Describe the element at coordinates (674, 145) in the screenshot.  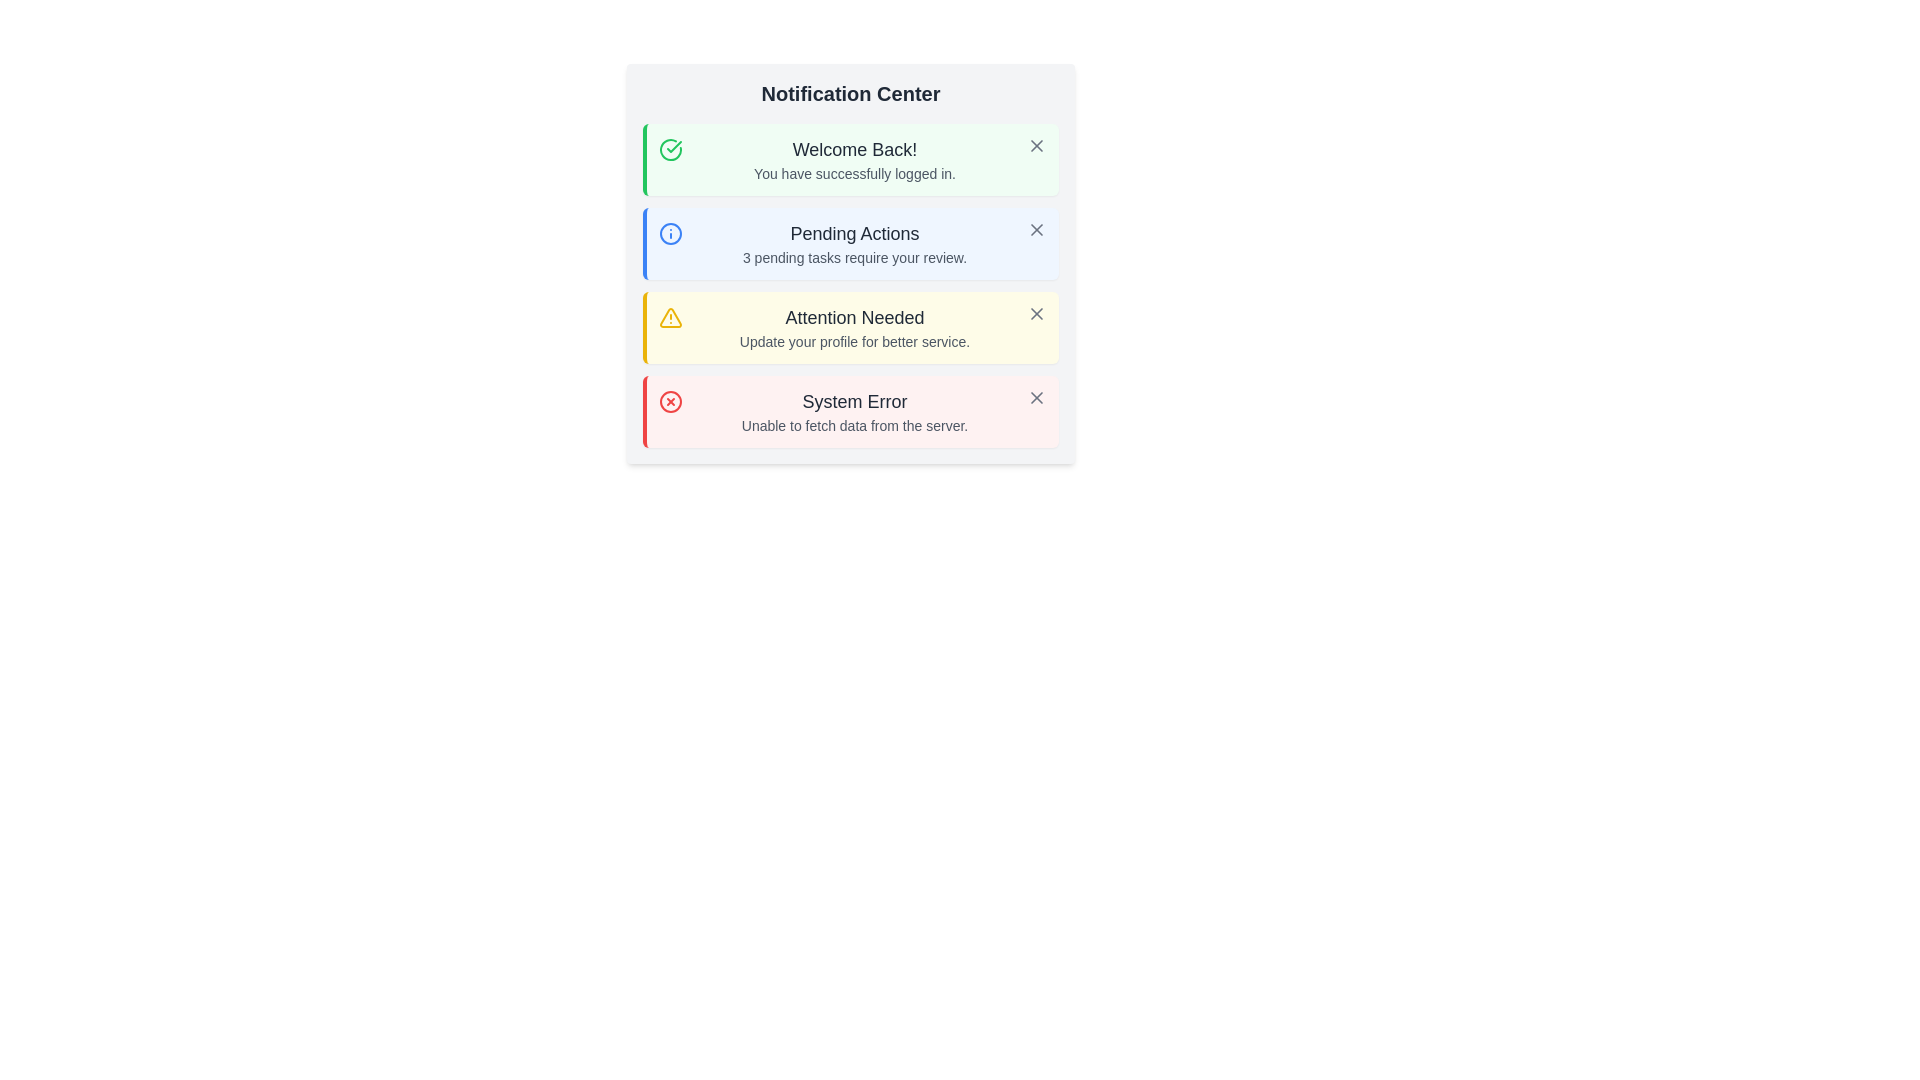
I see `the green checkmark within the circular icon located in the first notification item of the Notification Center` at that location.